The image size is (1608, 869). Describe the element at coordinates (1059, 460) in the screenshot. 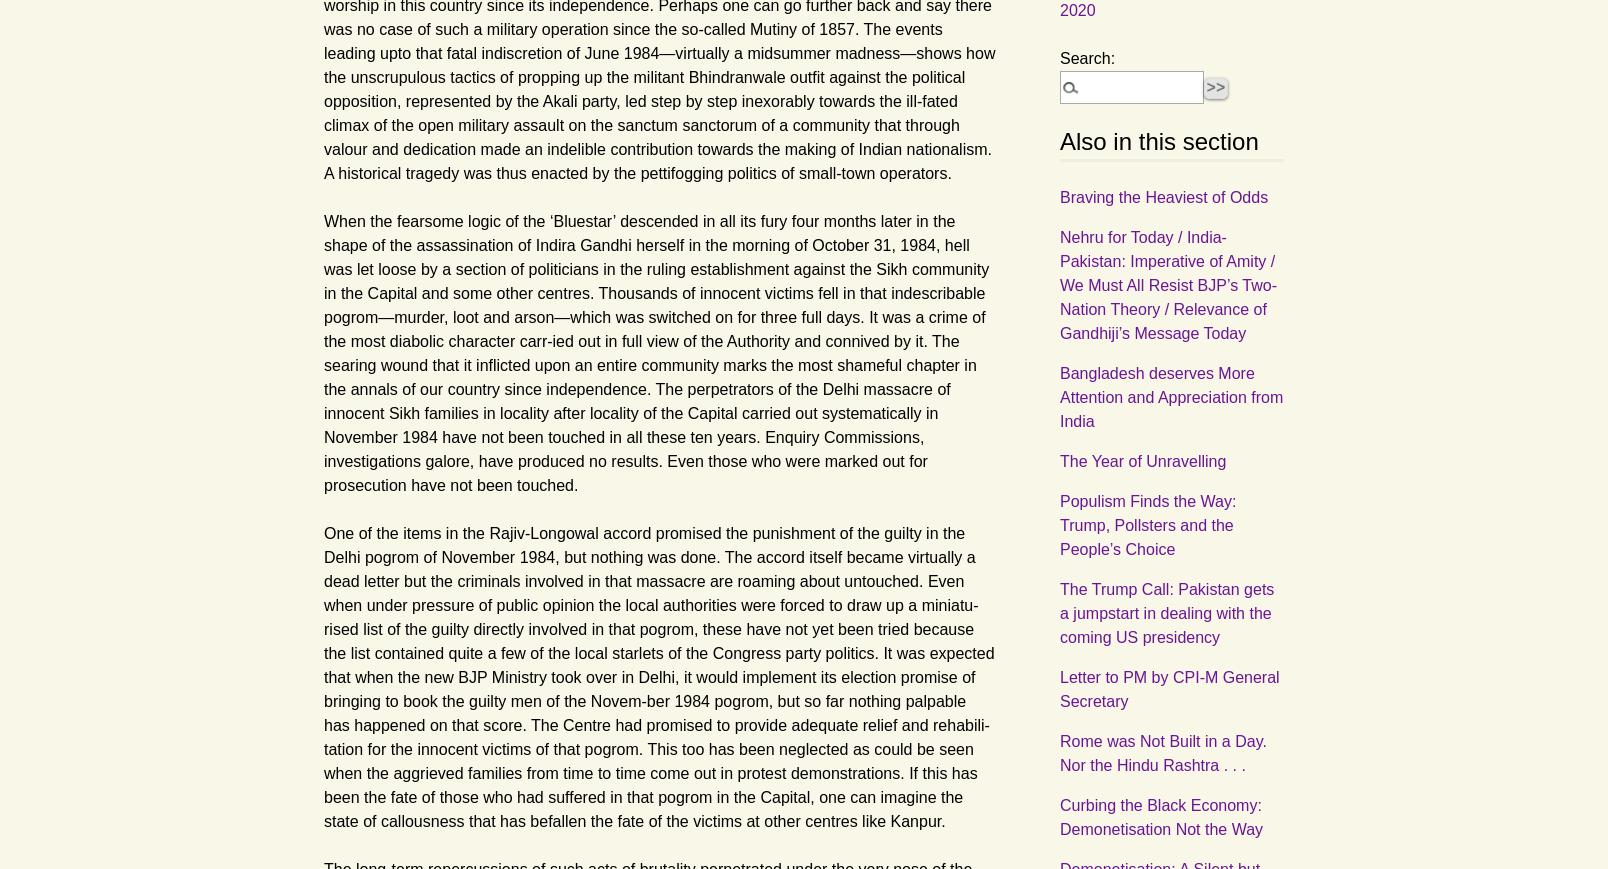

I see `'The Year of Unravelling'` at that location.